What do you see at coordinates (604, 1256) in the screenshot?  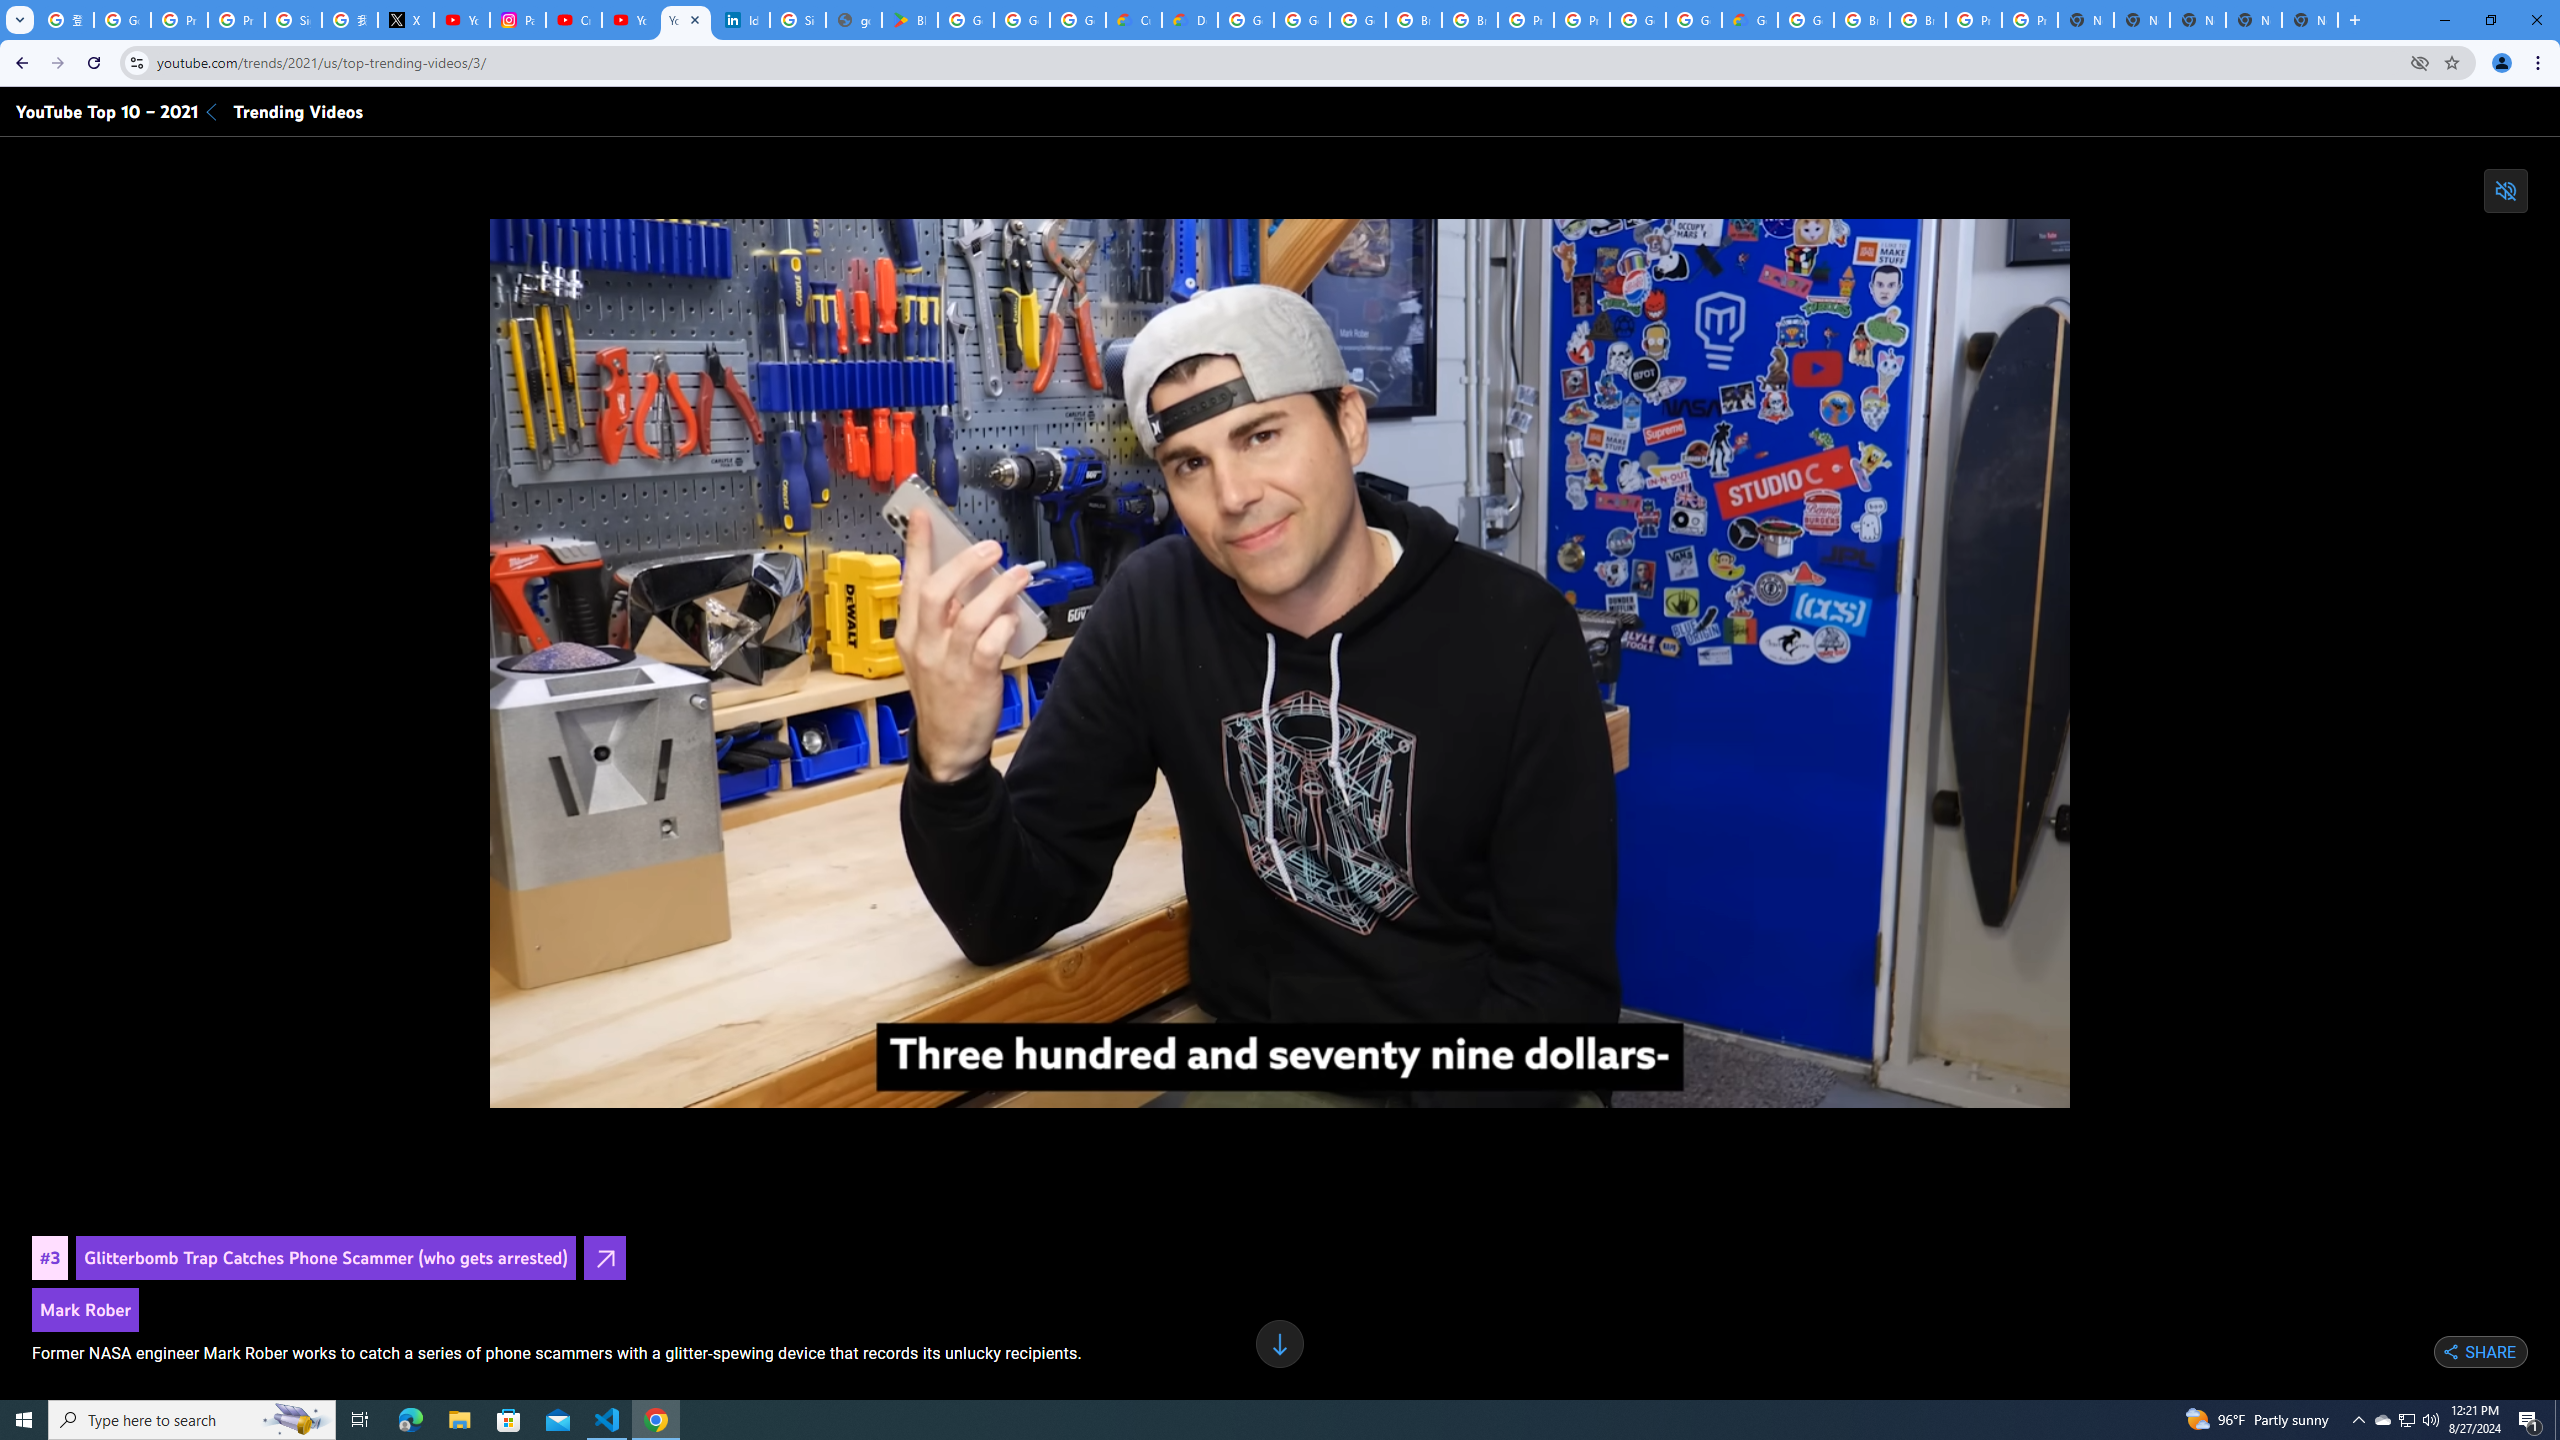 I see `'Open in YouTube'` at bounding box center [604, 1256].